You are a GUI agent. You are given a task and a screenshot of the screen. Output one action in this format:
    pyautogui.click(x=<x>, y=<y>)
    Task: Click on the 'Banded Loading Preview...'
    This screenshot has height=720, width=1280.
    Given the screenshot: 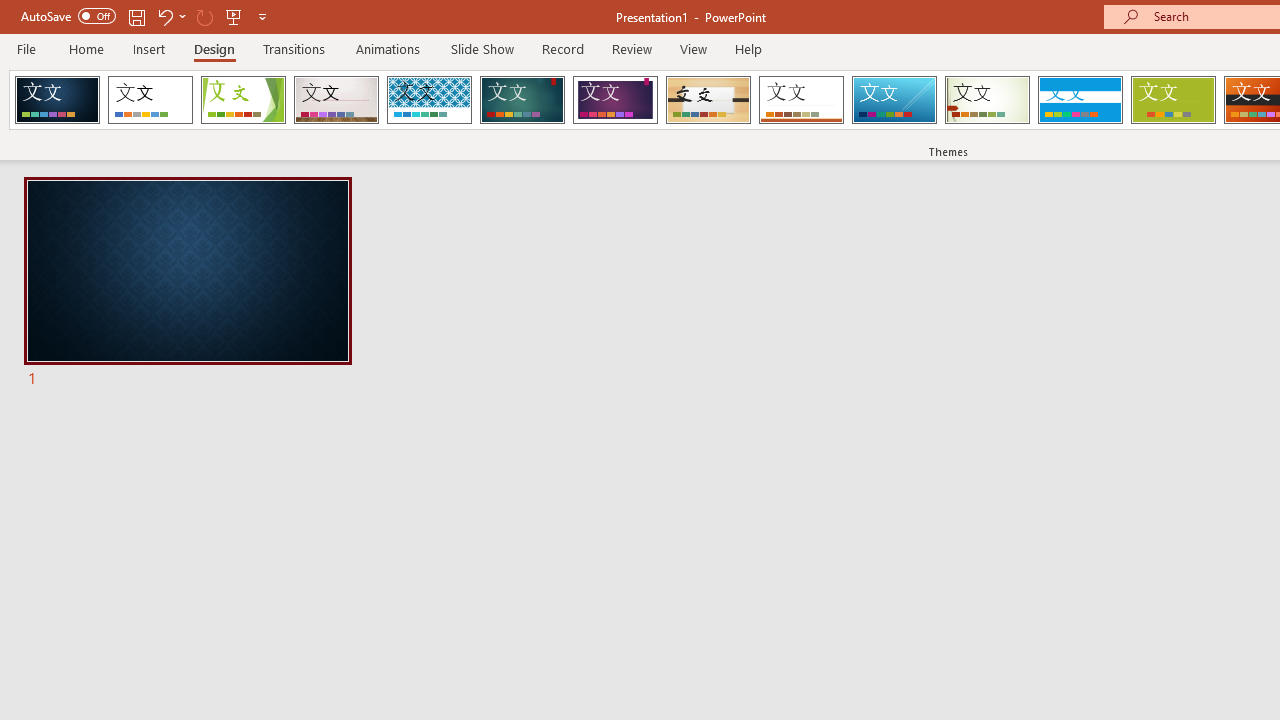 What is the action you would take?
    pyautogui.click(x=1079, y=100)
    